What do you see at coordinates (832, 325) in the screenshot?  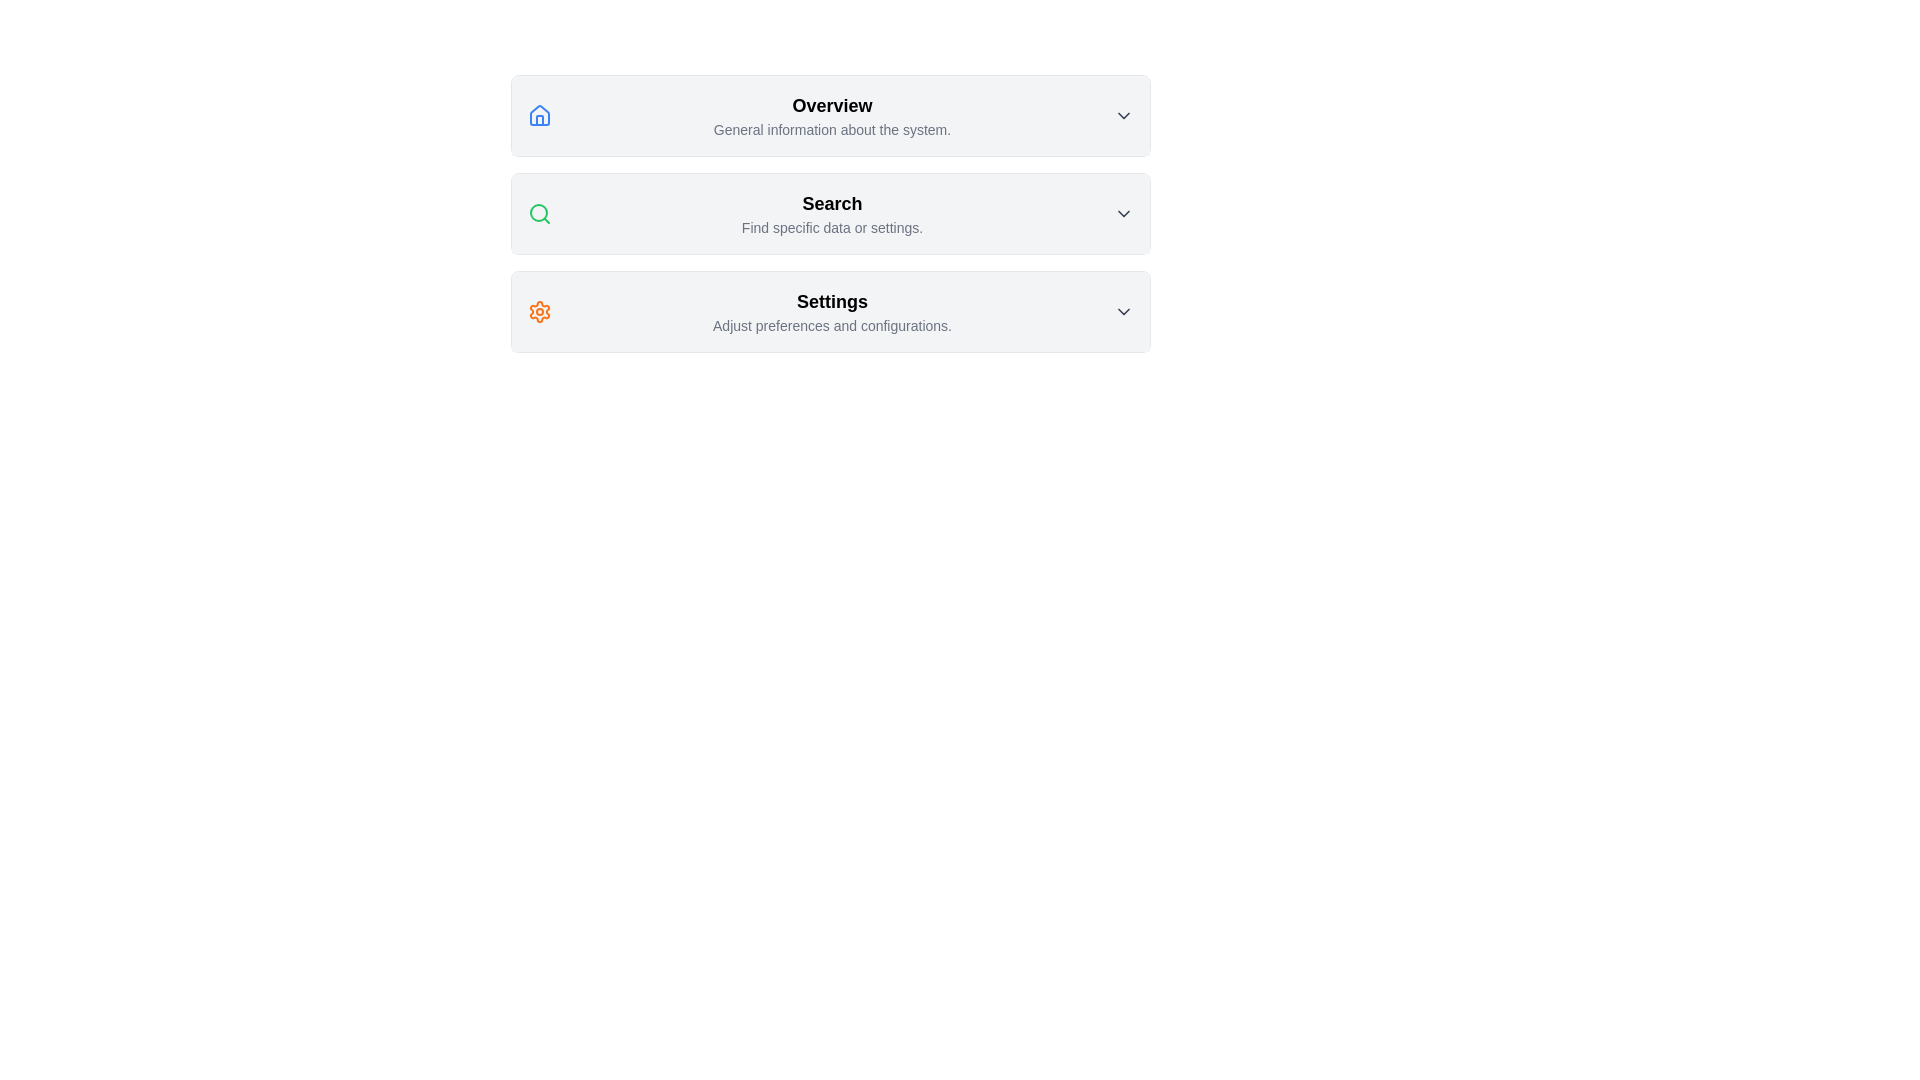 I see `the explanatory text label located within the 'Settings' section, which provides guidance on its functionalities` at bounding box center [832, 325].